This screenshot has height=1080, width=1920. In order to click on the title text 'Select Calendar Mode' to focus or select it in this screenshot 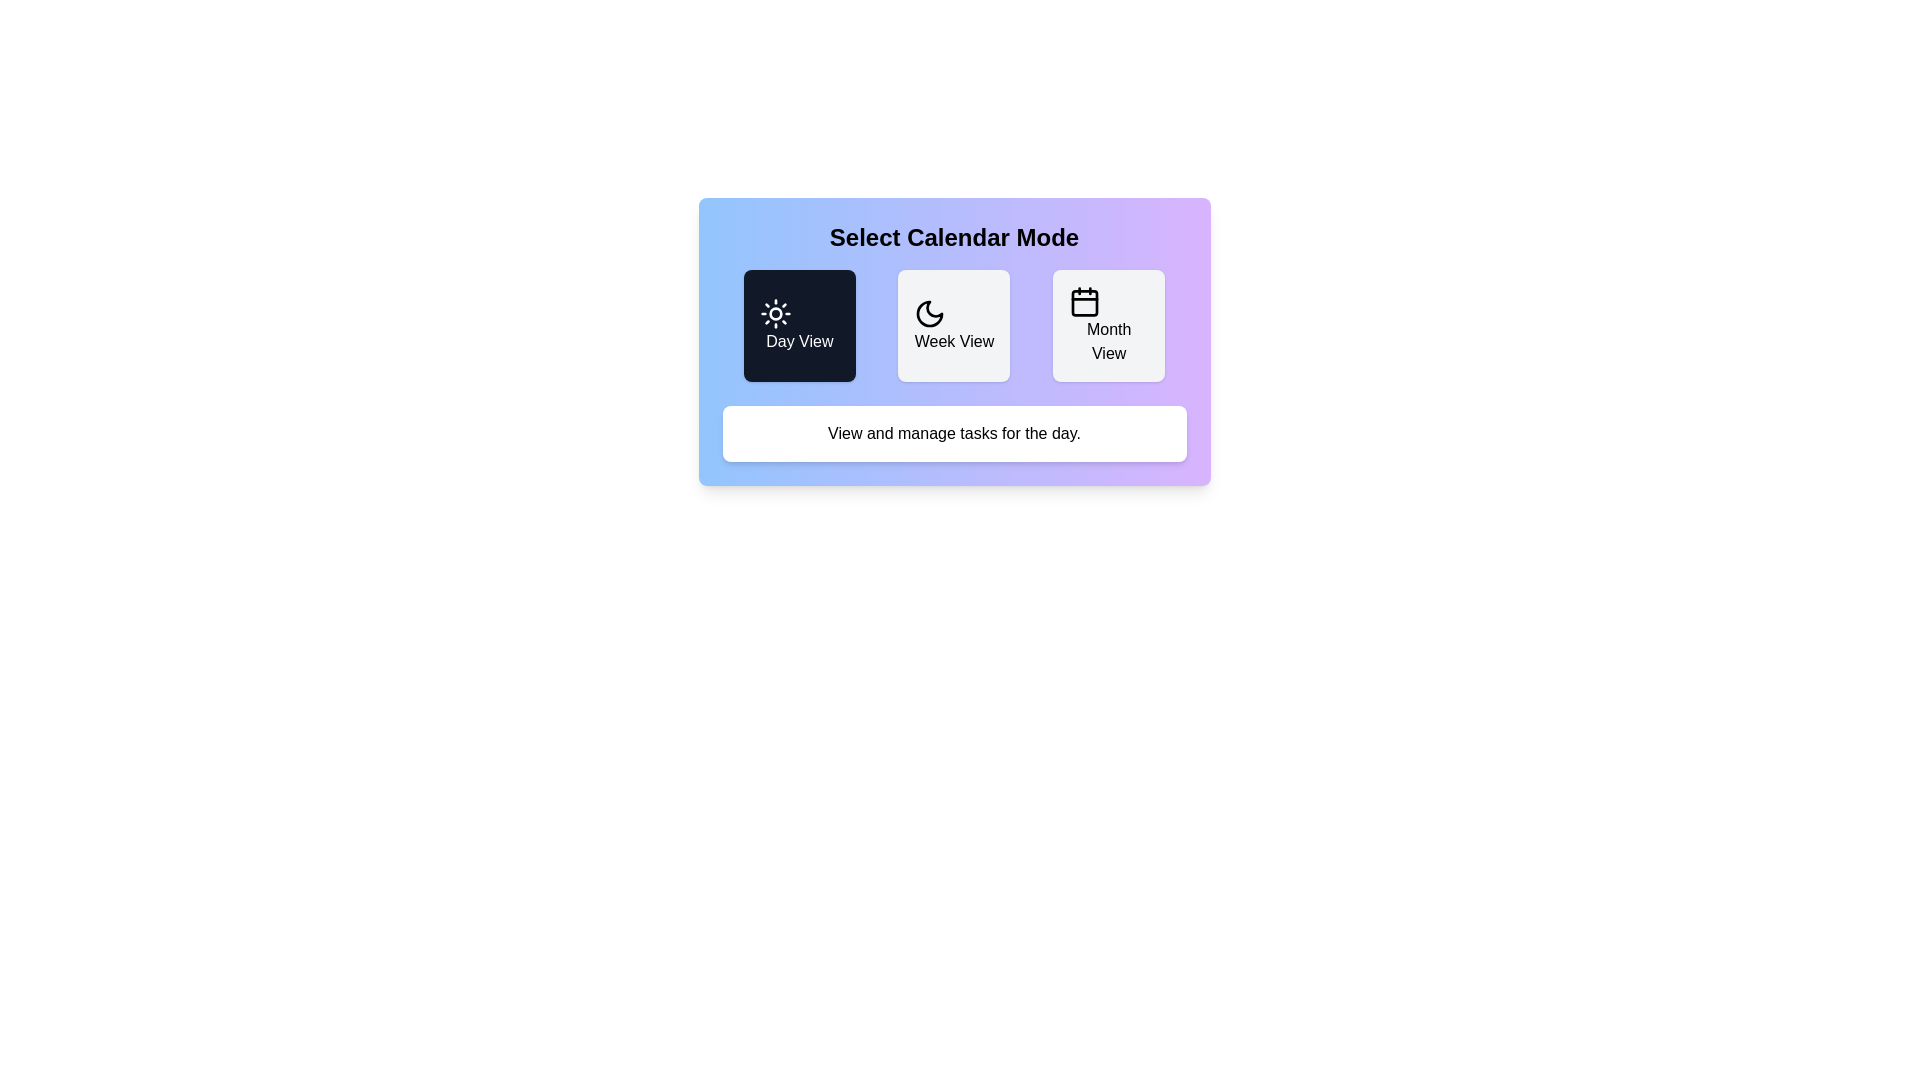, I will do `click(953, 237)`.